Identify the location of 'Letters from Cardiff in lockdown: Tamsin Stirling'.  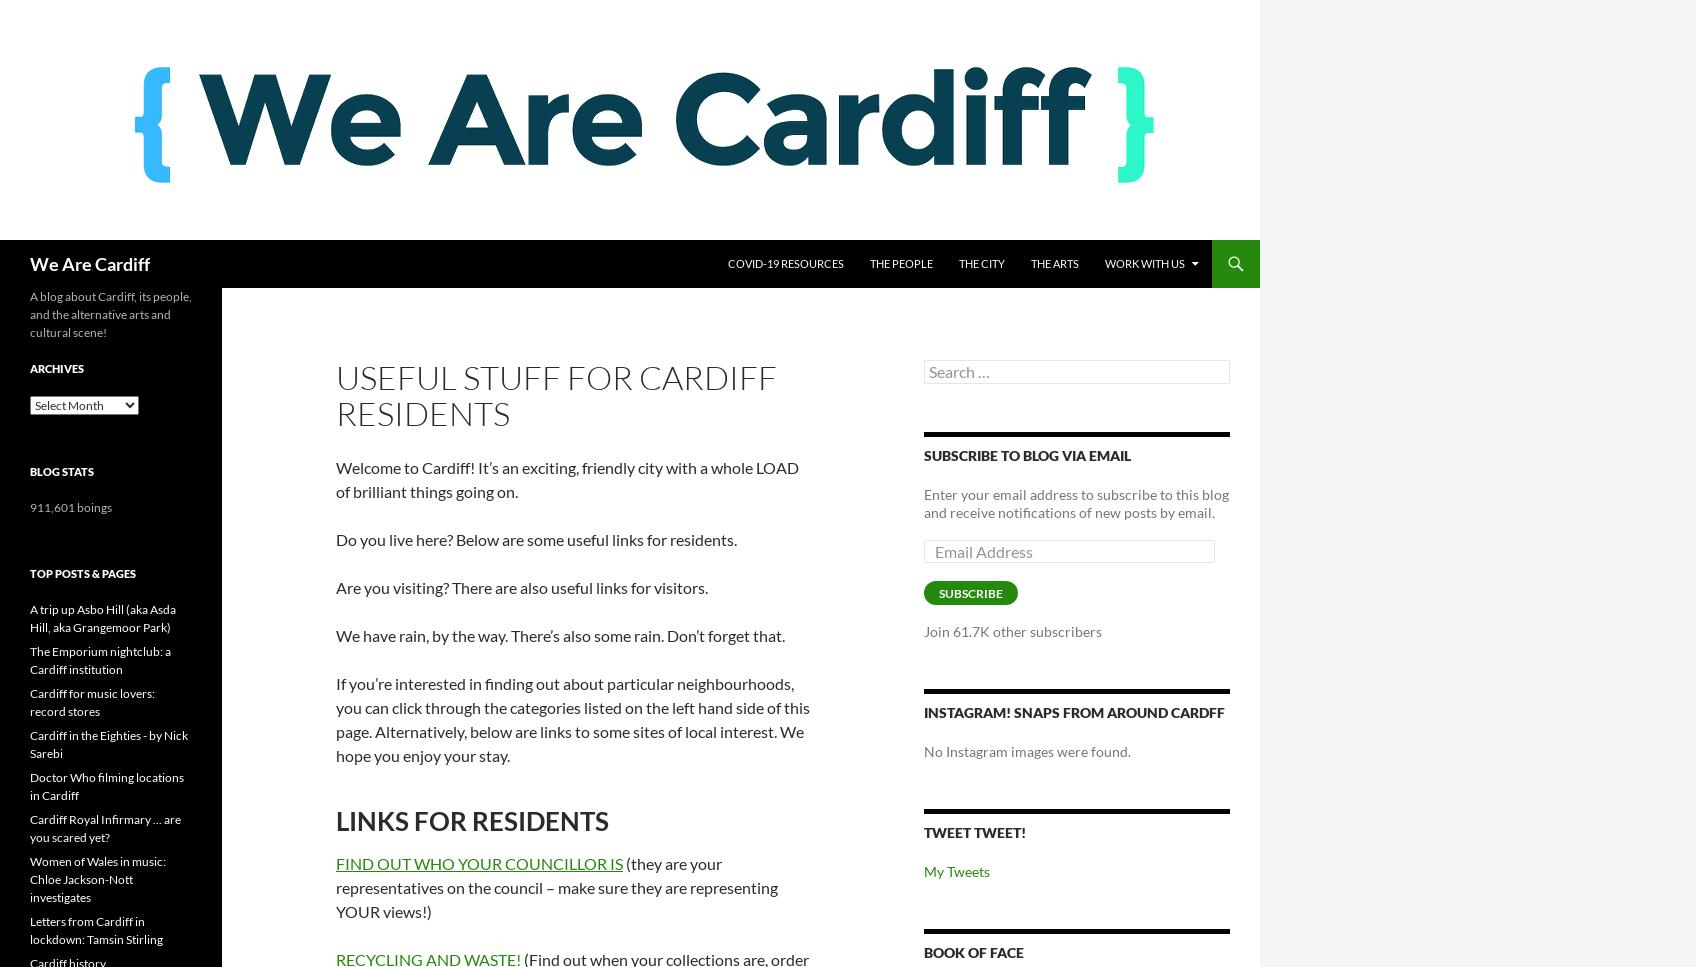
(95, 930).